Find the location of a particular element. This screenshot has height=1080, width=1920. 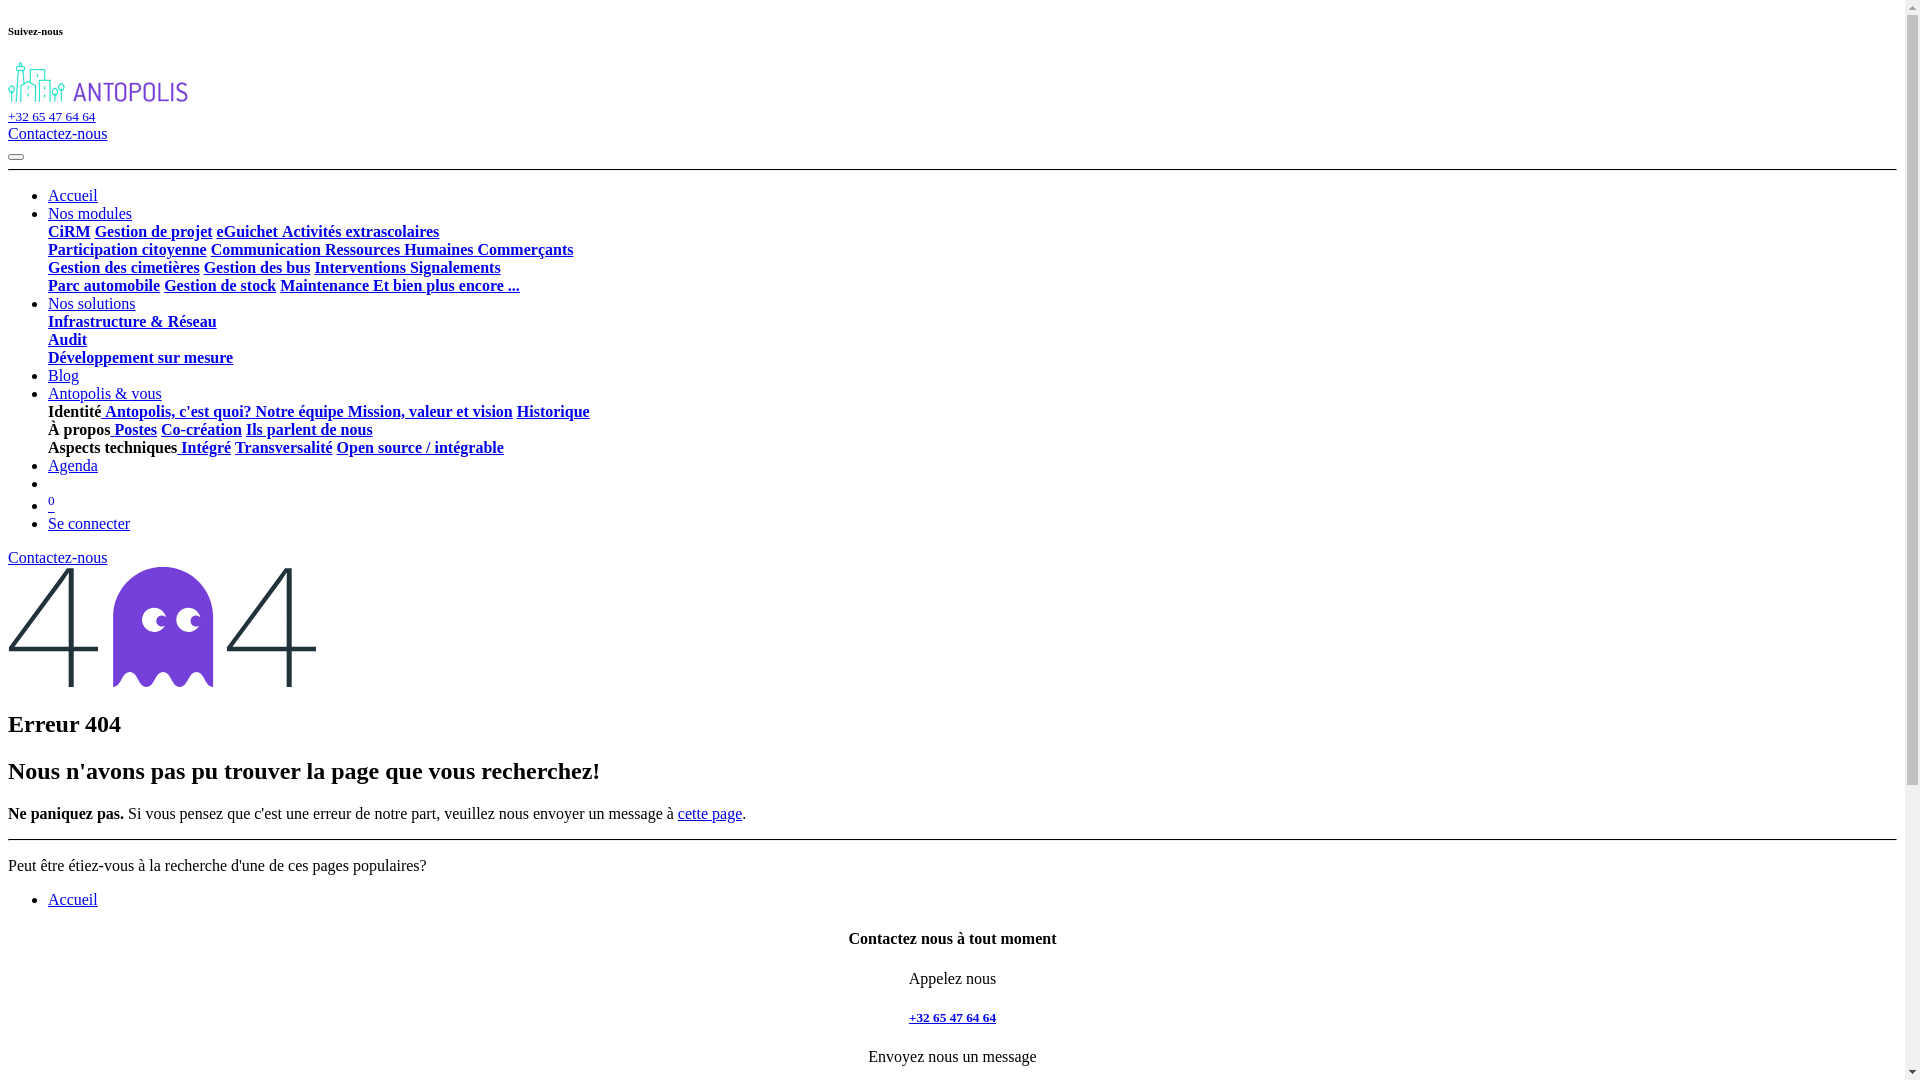

'cette page' is located at coordinates (710, 813).